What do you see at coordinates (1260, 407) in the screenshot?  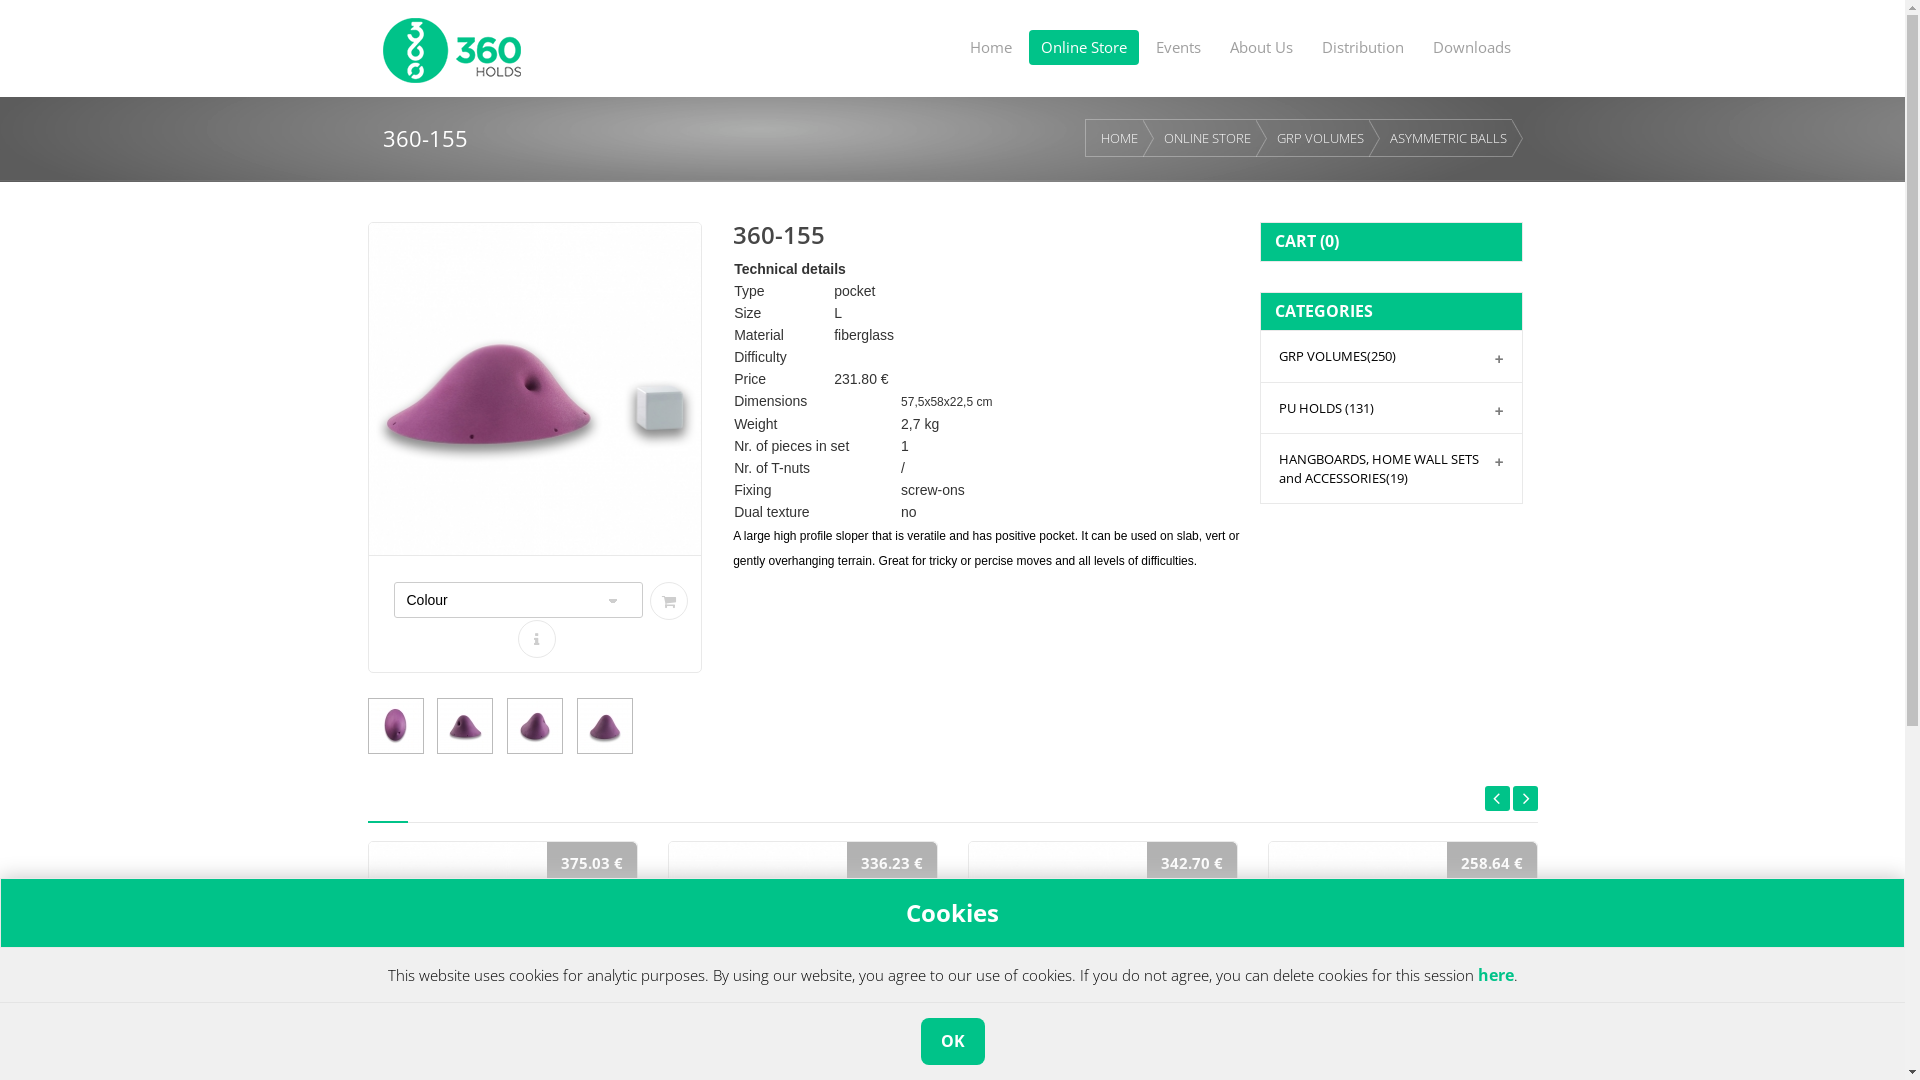 I see `'PU HOLDS (131)'` at bounding box center [1260, 407].